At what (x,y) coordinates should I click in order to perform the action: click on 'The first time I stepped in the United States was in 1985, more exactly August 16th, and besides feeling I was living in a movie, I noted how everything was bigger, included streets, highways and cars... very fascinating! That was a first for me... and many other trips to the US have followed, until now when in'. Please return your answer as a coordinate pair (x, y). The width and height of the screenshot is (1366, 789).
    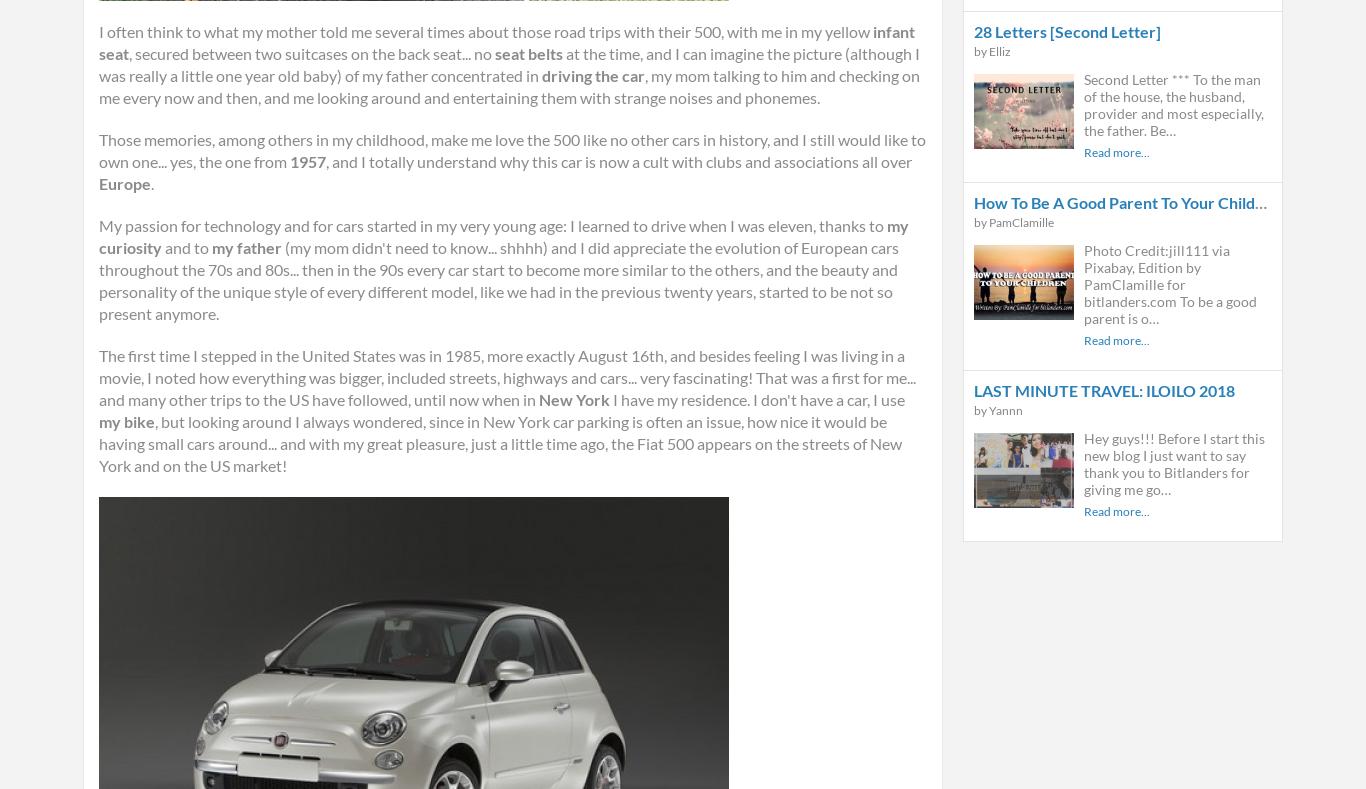
    Looking at the image, I should click on (507, 376).